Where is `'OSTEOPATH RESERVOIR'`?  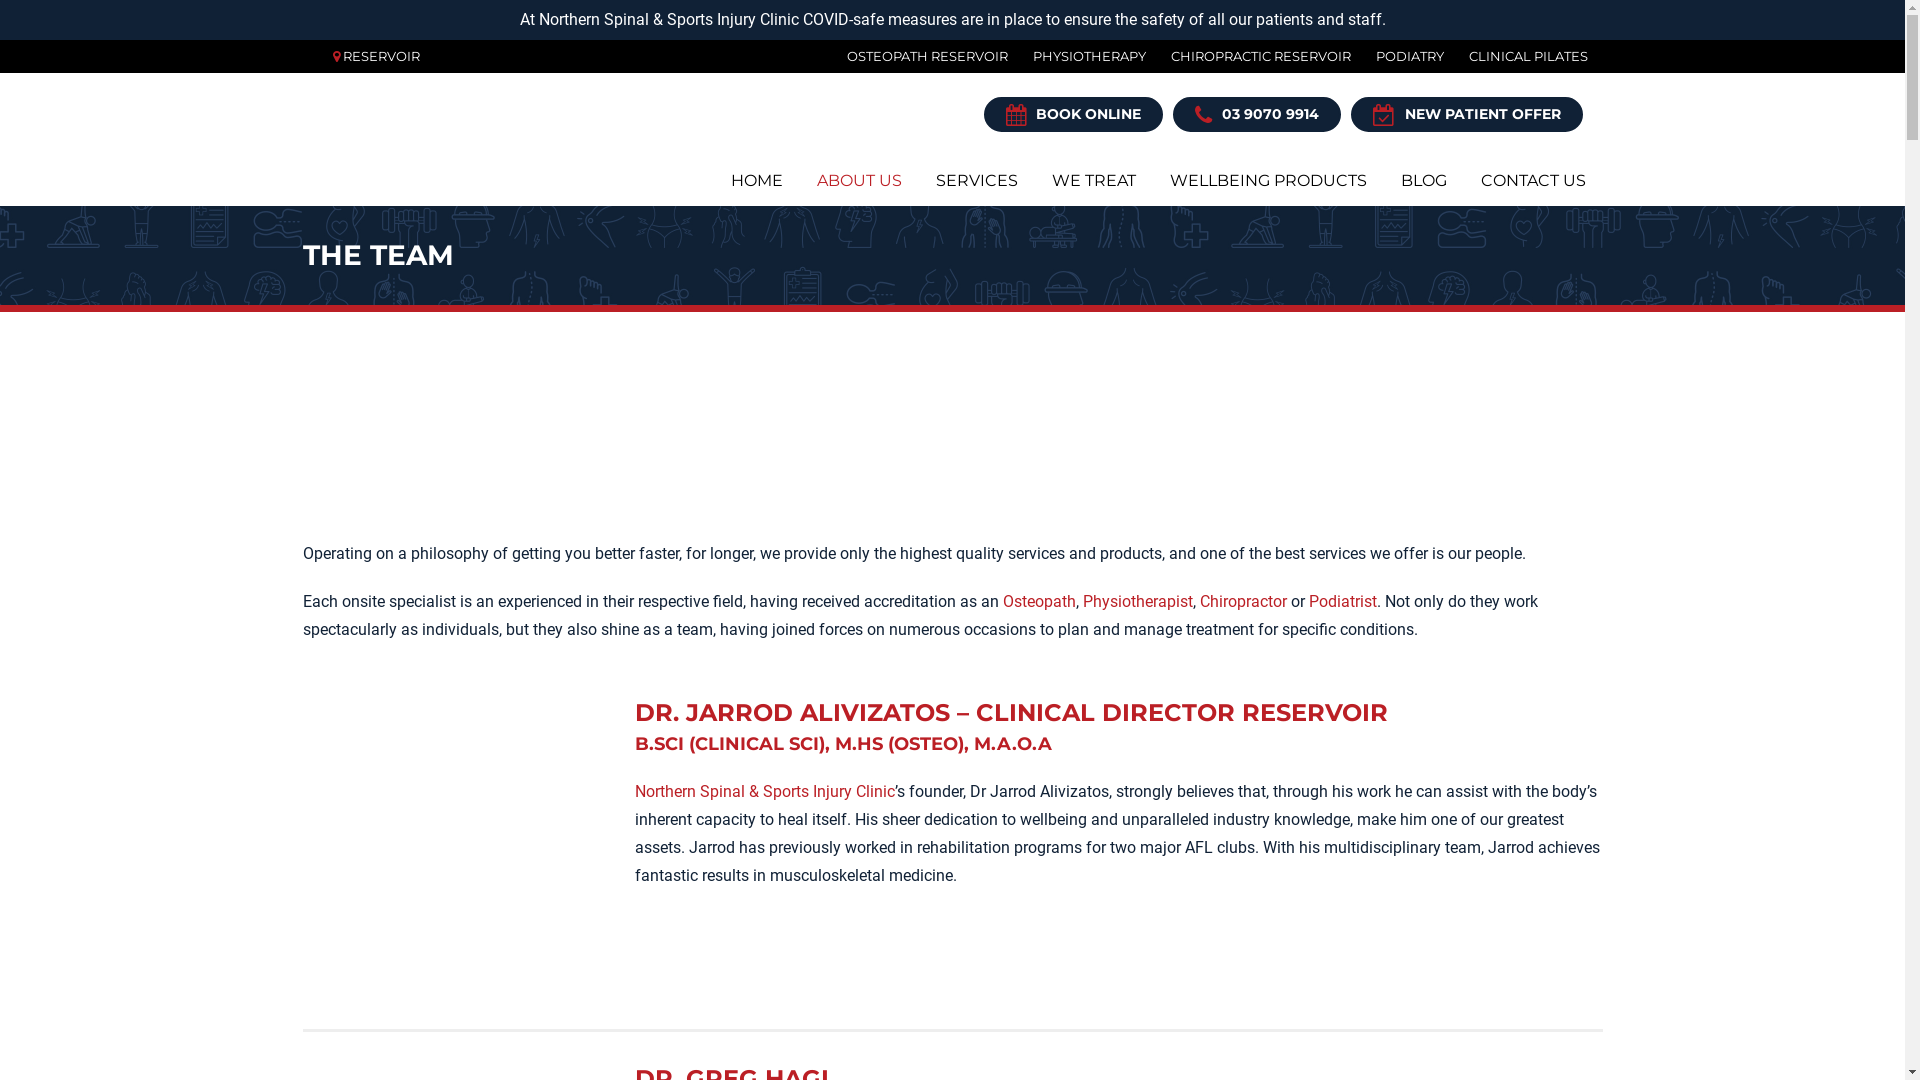
'OSTEOPATH RESERVOIR' is located at coordinates (914, 55).